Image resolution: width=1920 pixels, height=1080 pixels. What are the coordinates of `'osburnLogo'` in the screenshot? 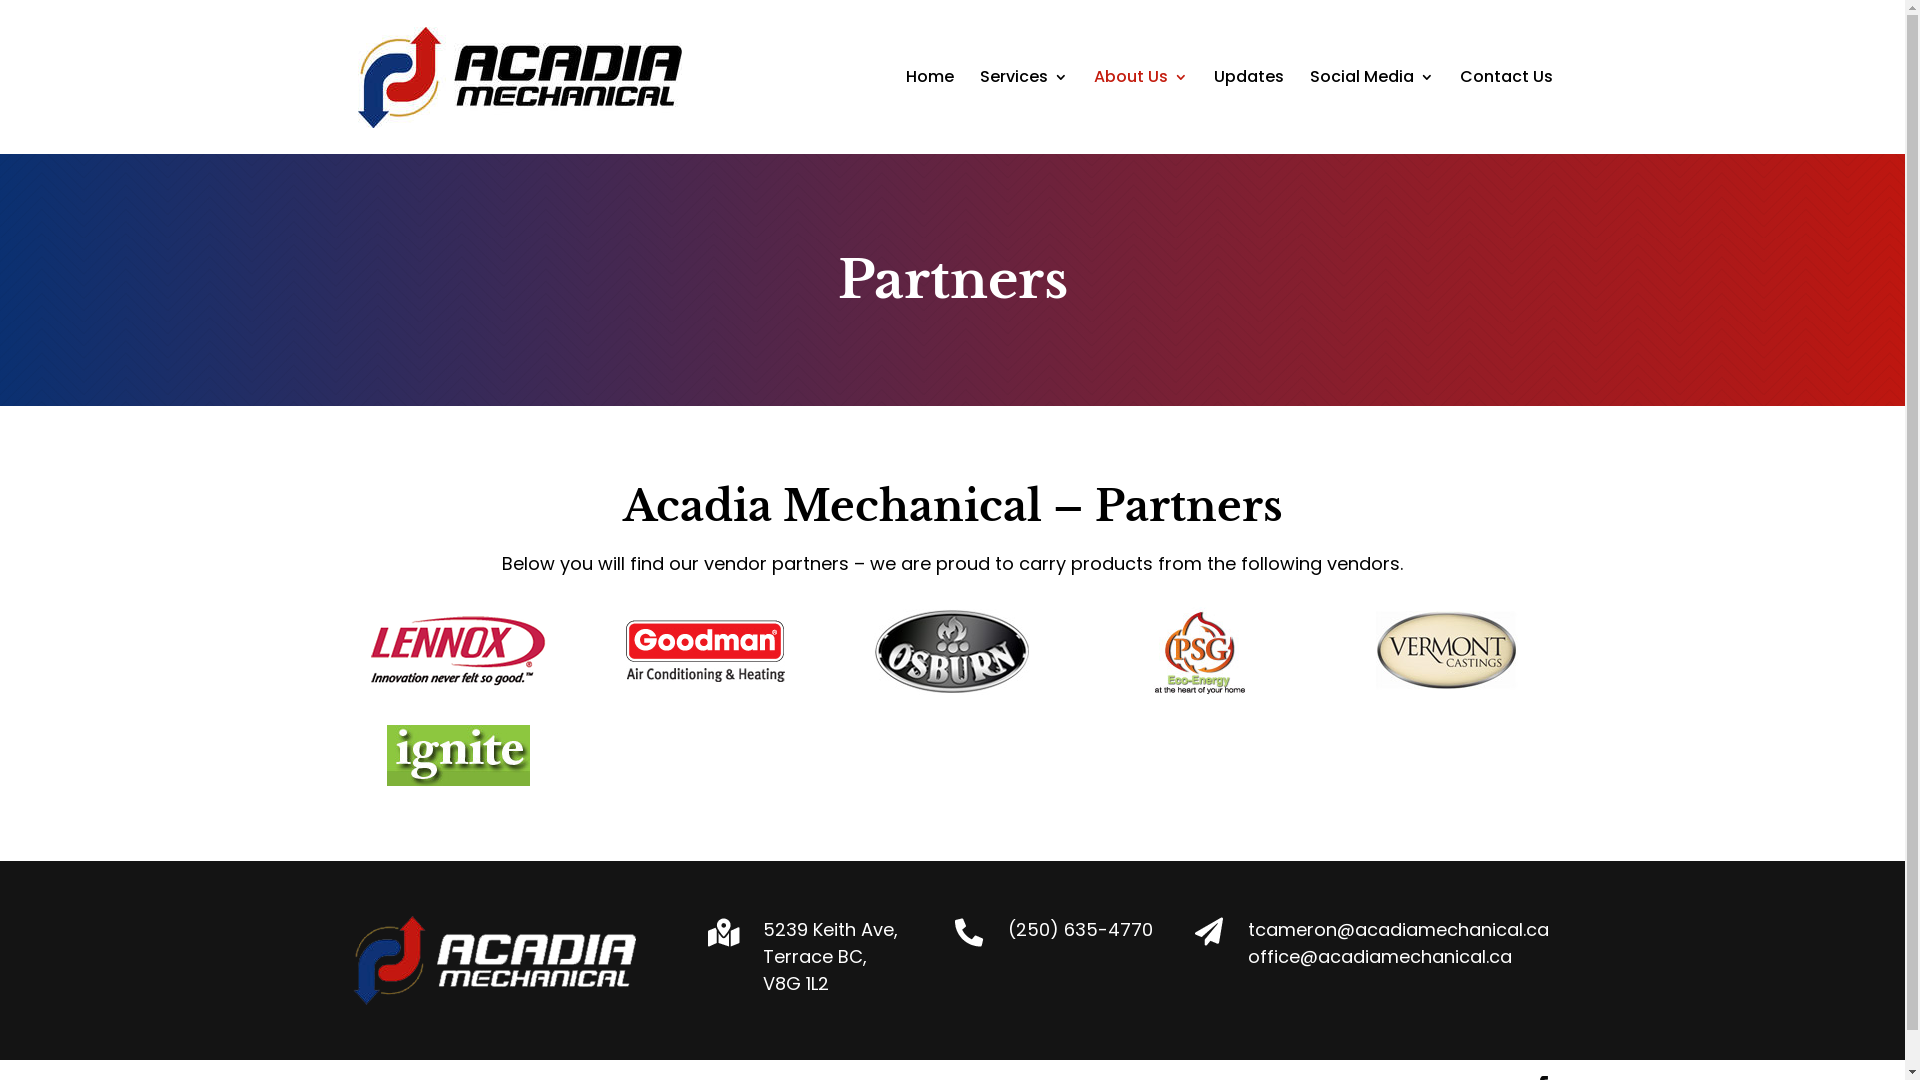 It's located at (950, 651).